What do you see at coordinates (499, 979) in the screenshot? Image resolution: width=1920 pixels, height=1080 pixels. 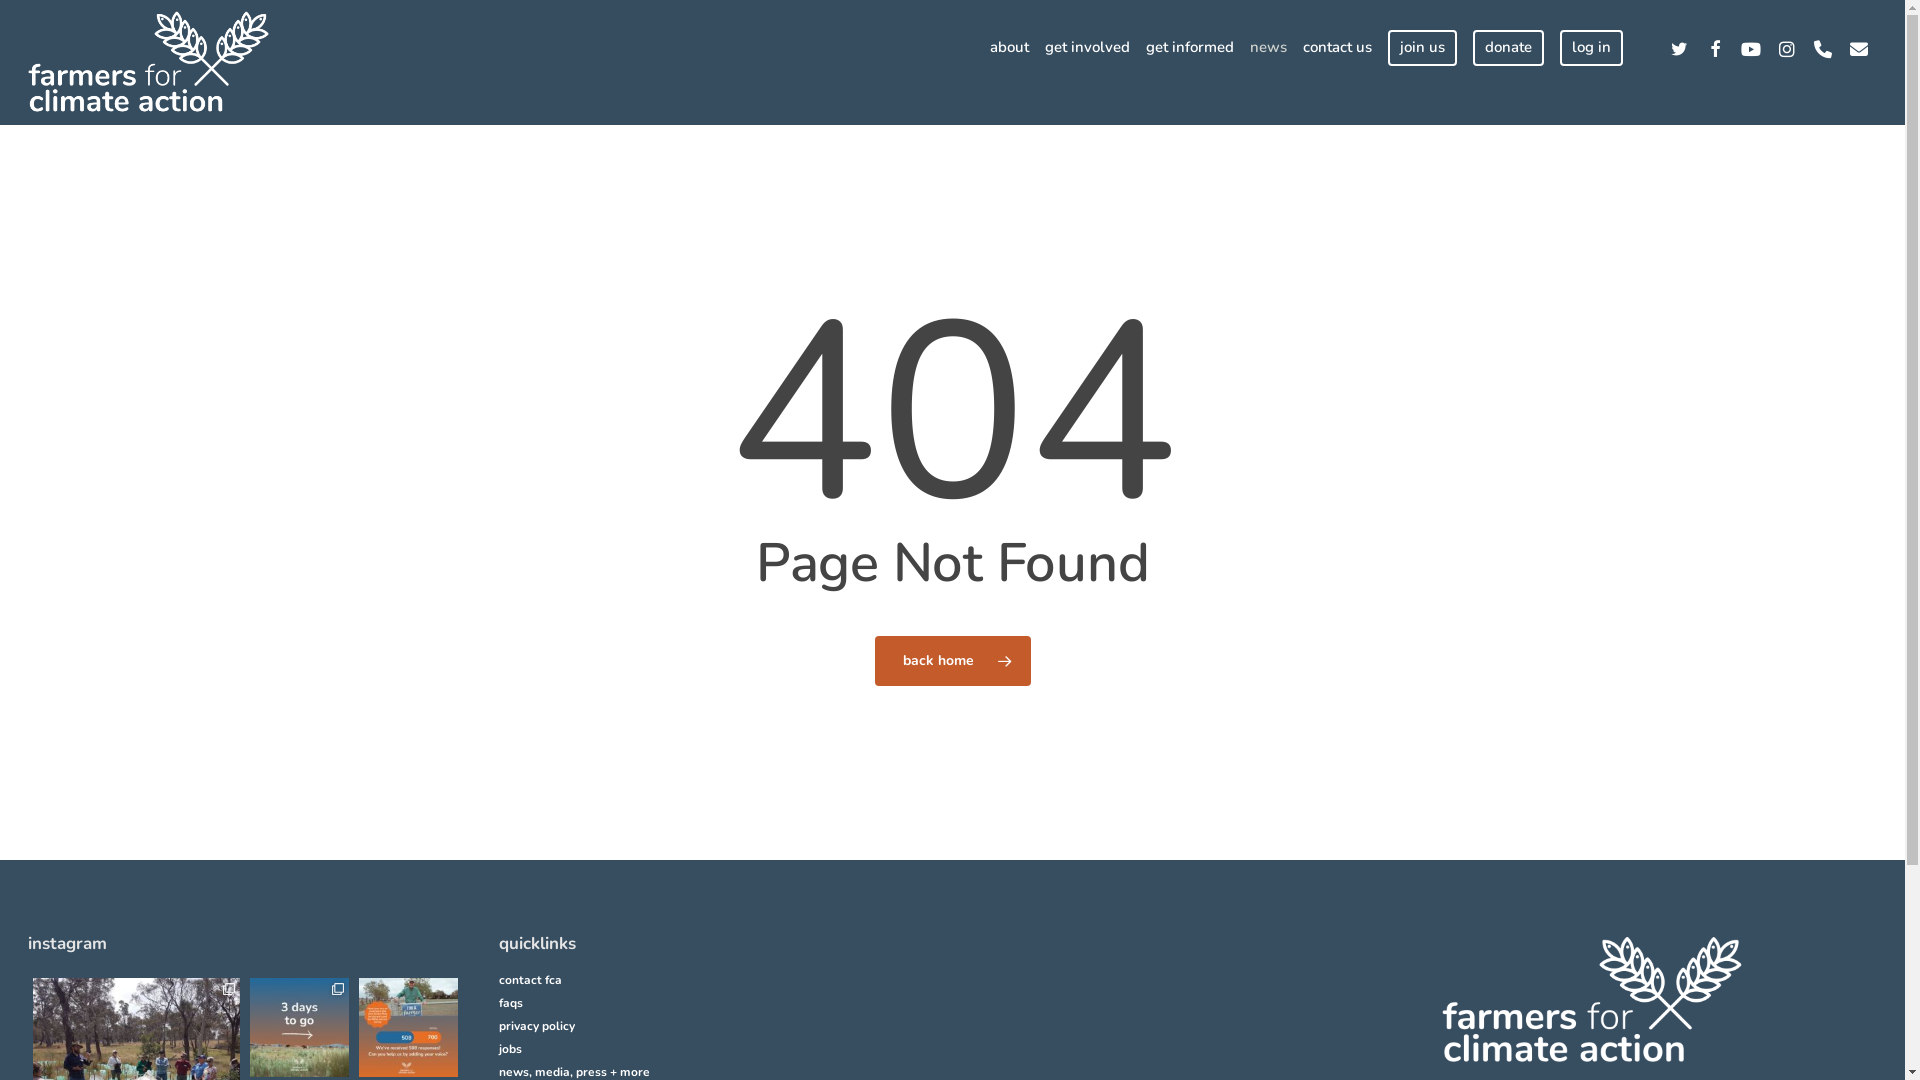 I see `'contact fca'` at bounding box center [499, 979].